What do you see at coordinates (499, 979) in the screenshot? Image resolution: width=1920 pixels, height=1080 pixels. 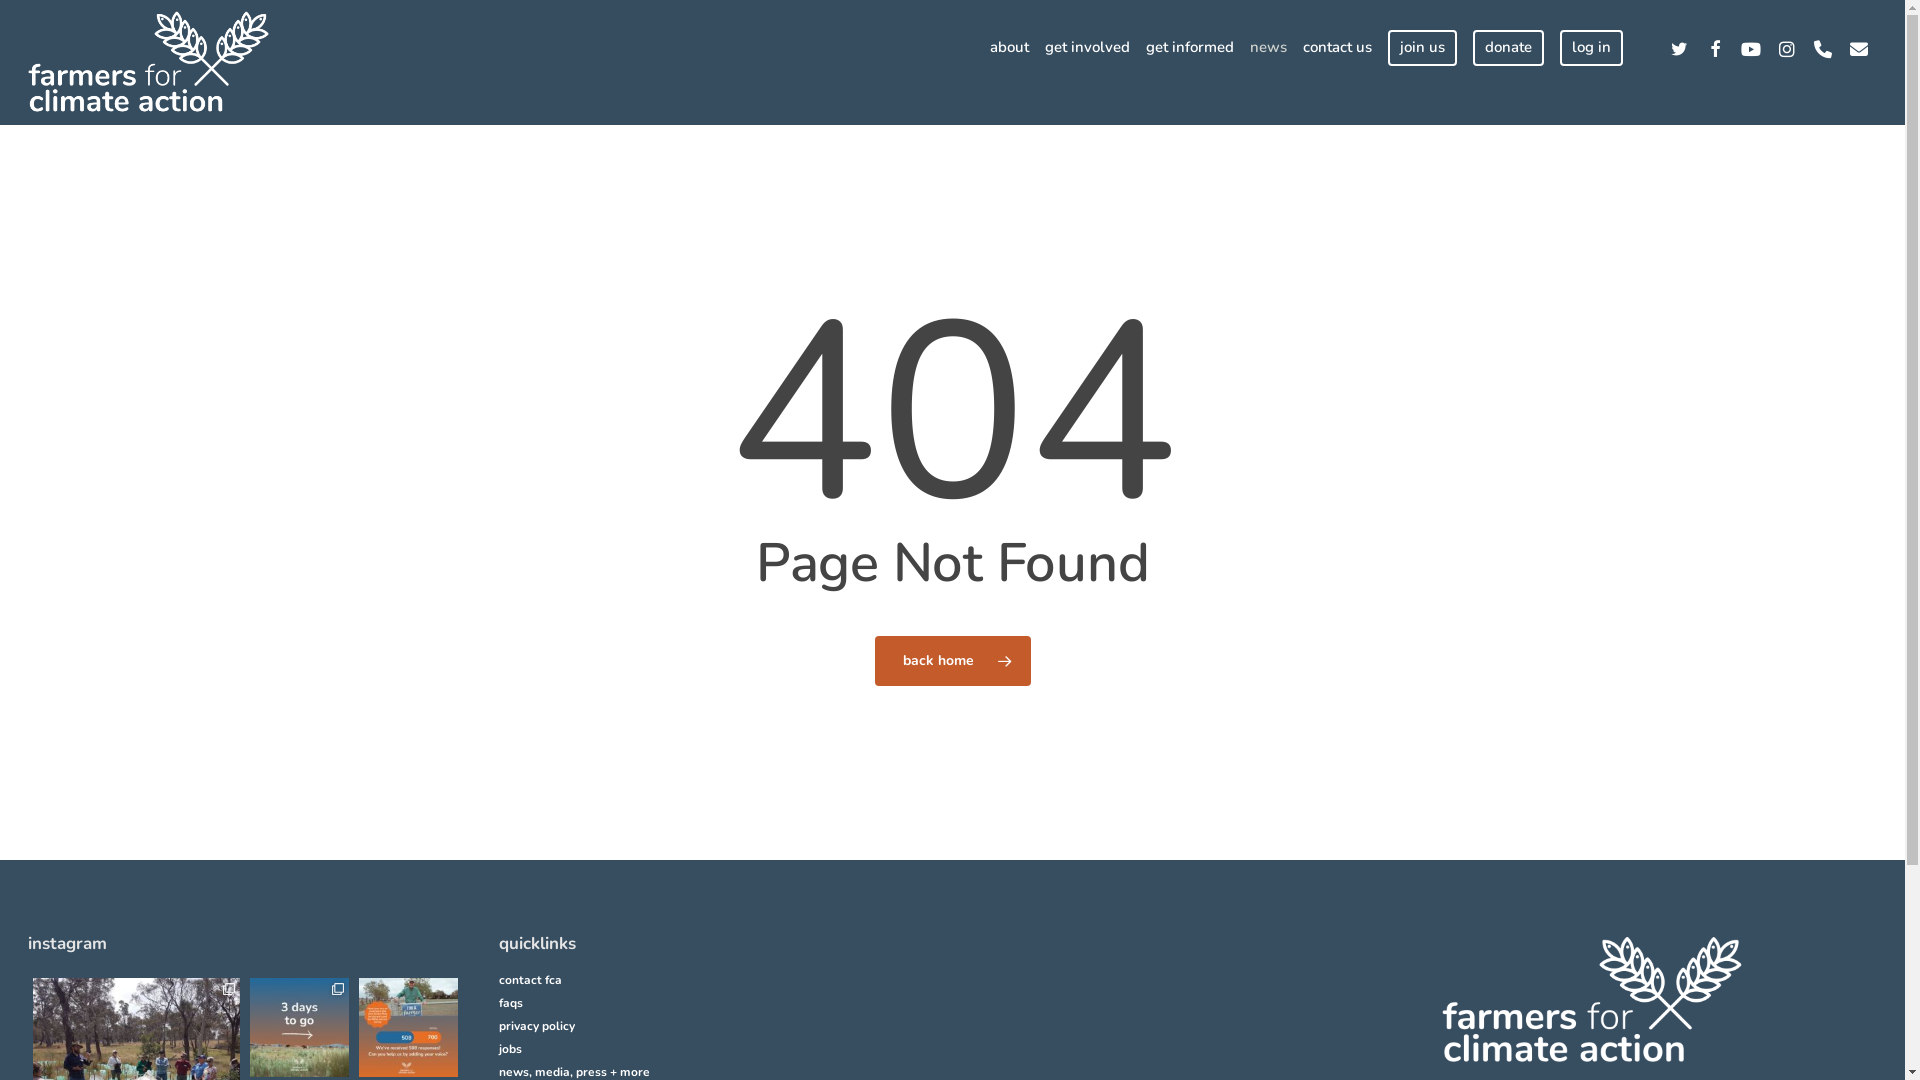 I see `'contact fca'` at bounding box center [499, 979].